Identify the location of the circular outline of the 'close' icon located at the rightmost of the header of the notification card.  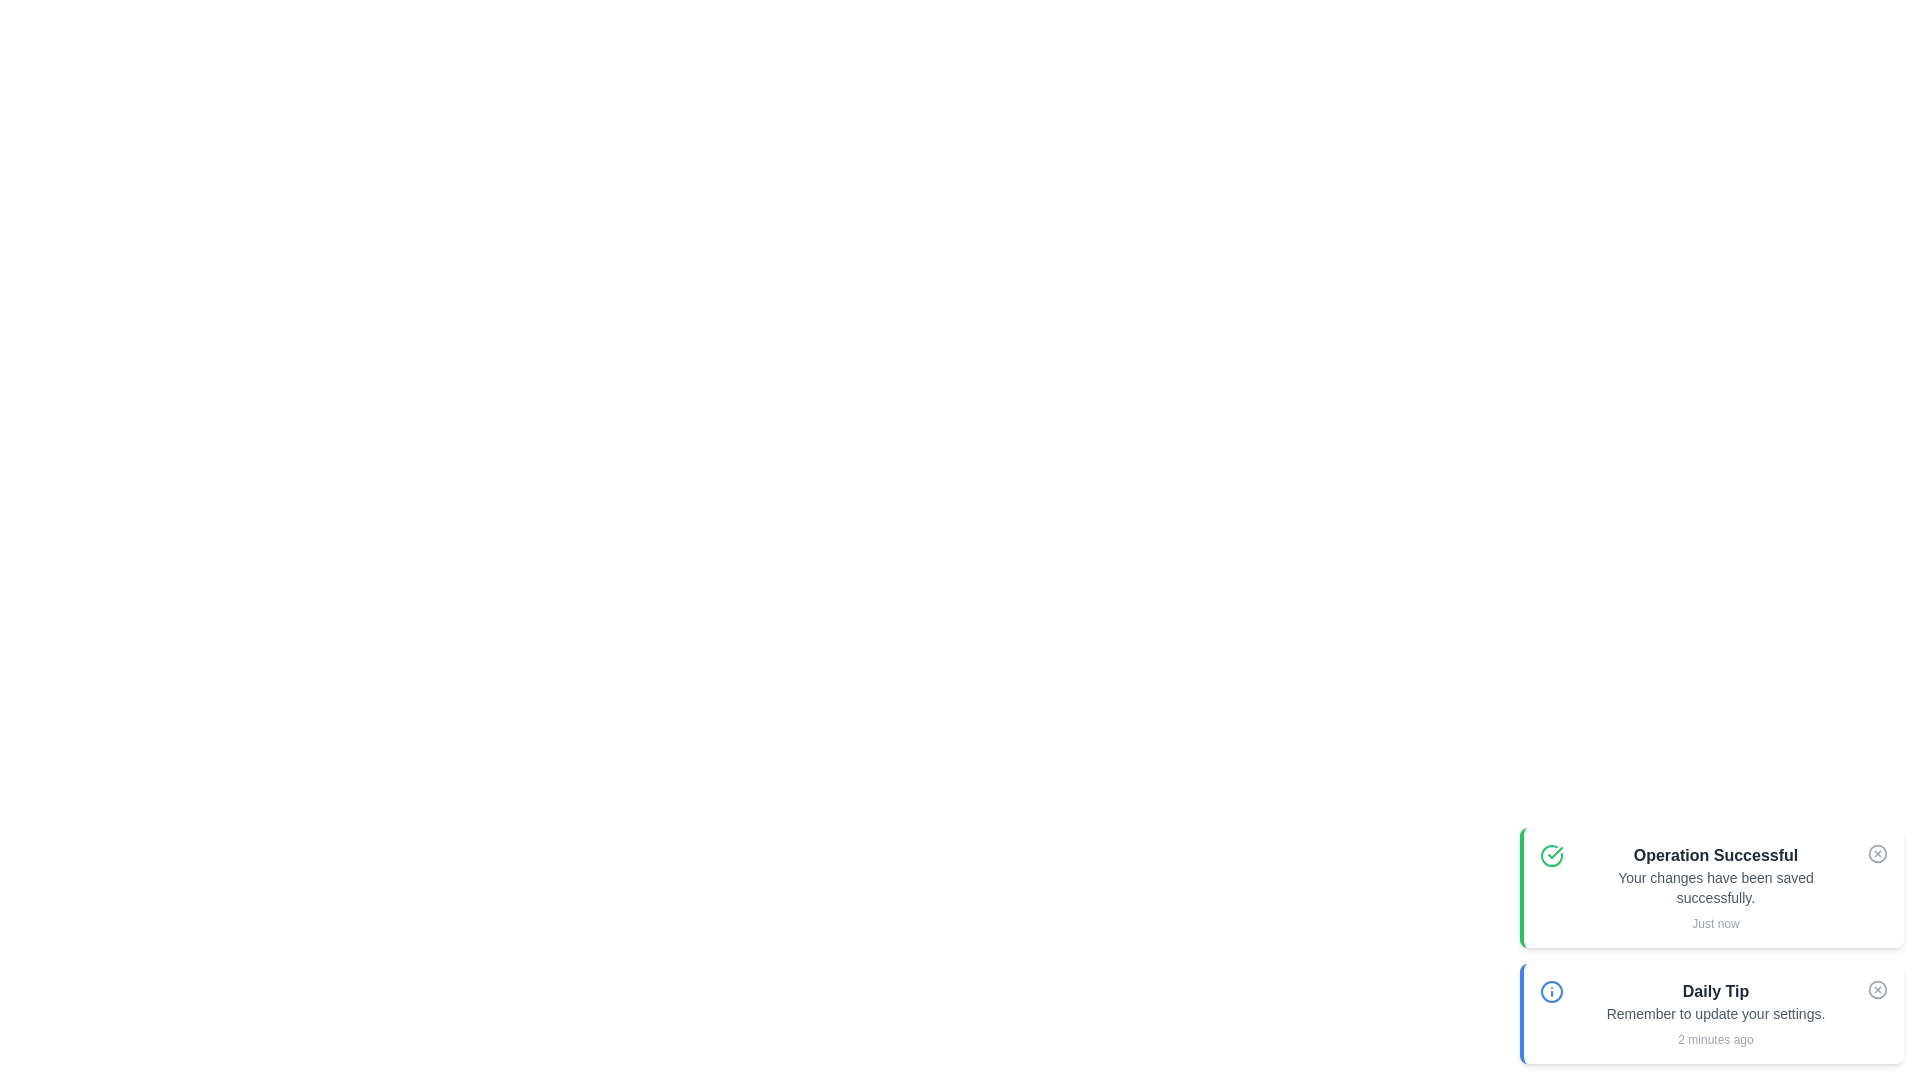
(1876, 853).